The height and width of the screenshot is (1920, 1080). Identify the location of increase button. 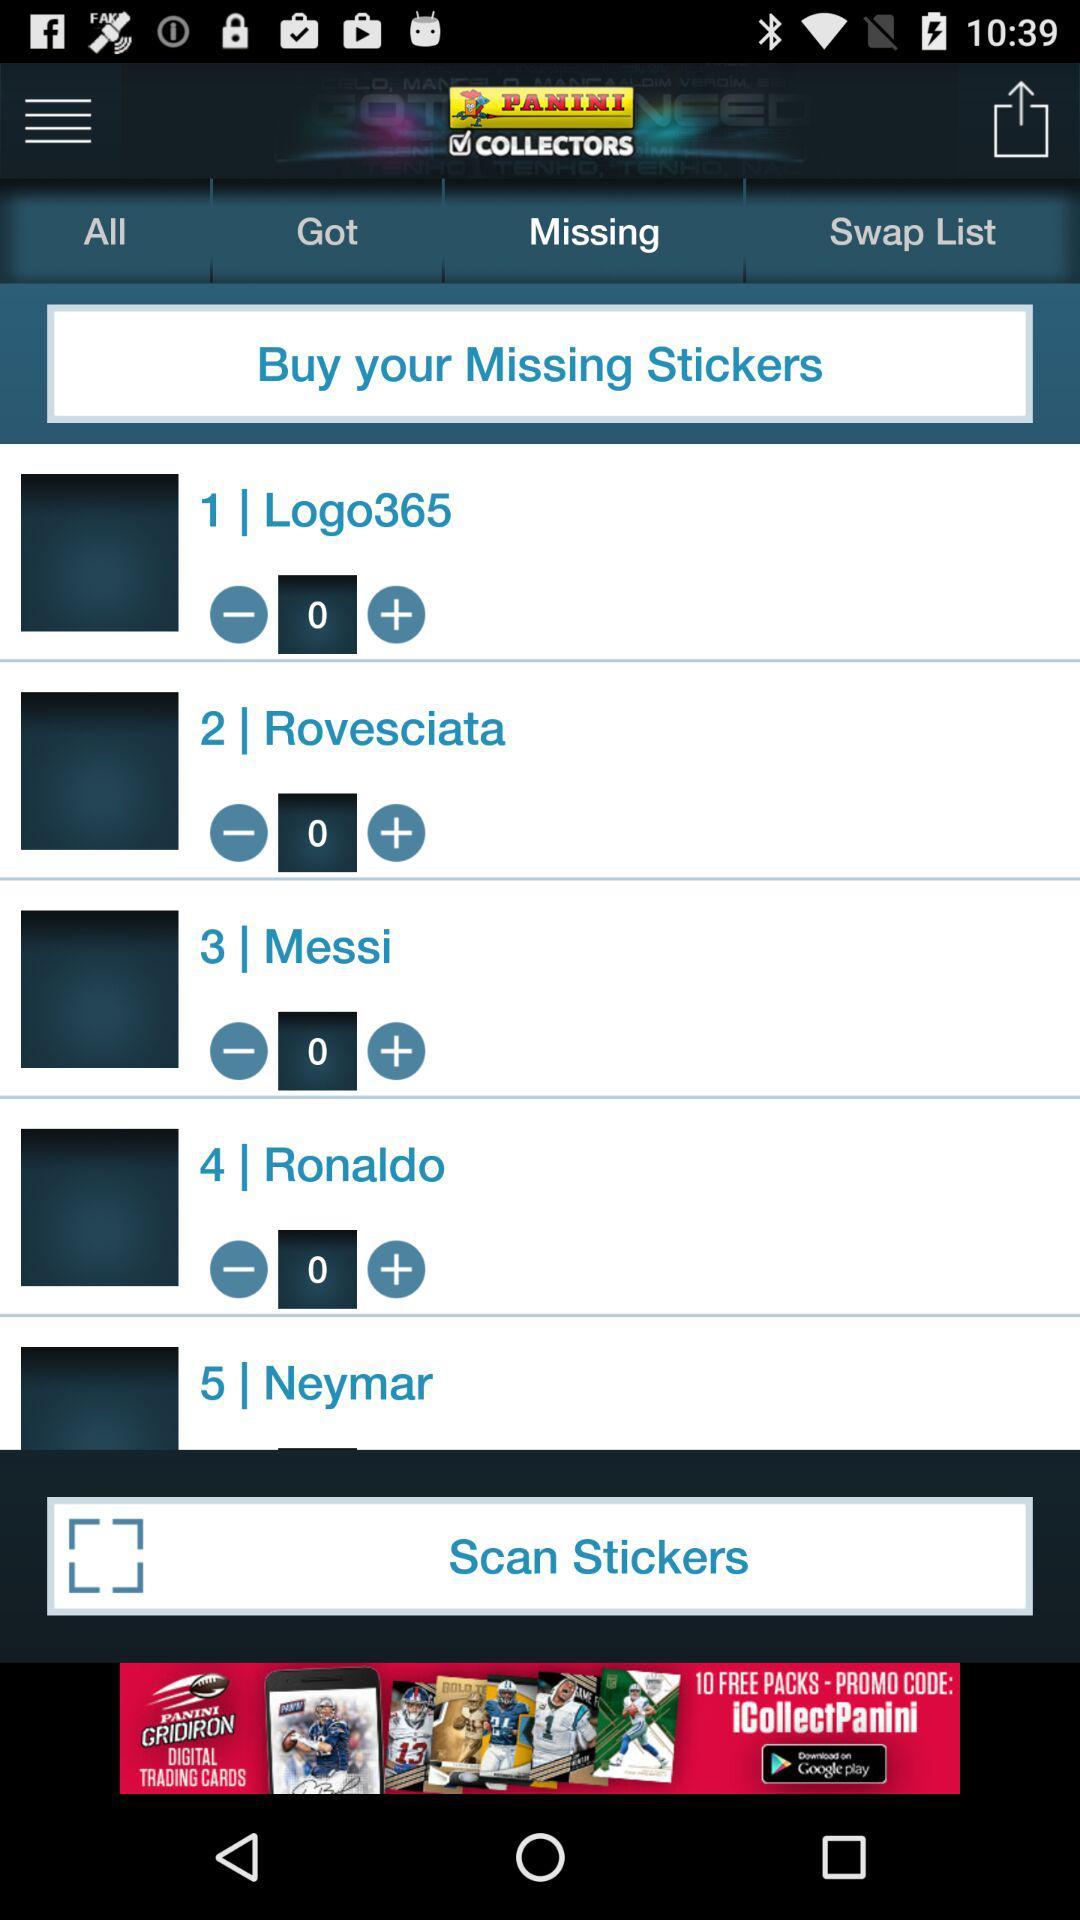
(396, 1268).